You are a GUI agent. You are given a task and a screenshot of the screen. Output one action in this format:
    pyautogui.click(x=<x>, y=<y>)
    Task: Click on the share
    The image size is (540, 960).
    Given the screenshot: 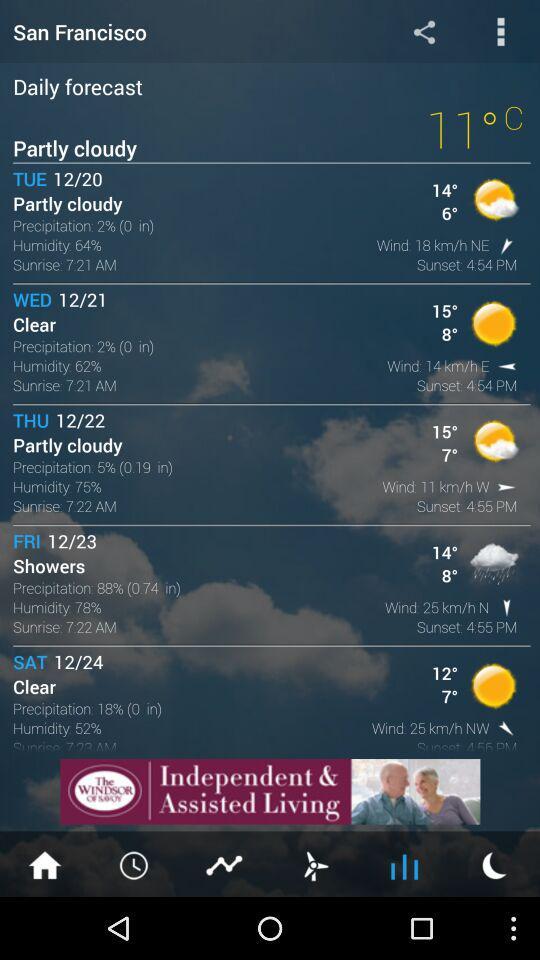 What is the action you would take?
    pyautogui.click(x=423, y=30)
    